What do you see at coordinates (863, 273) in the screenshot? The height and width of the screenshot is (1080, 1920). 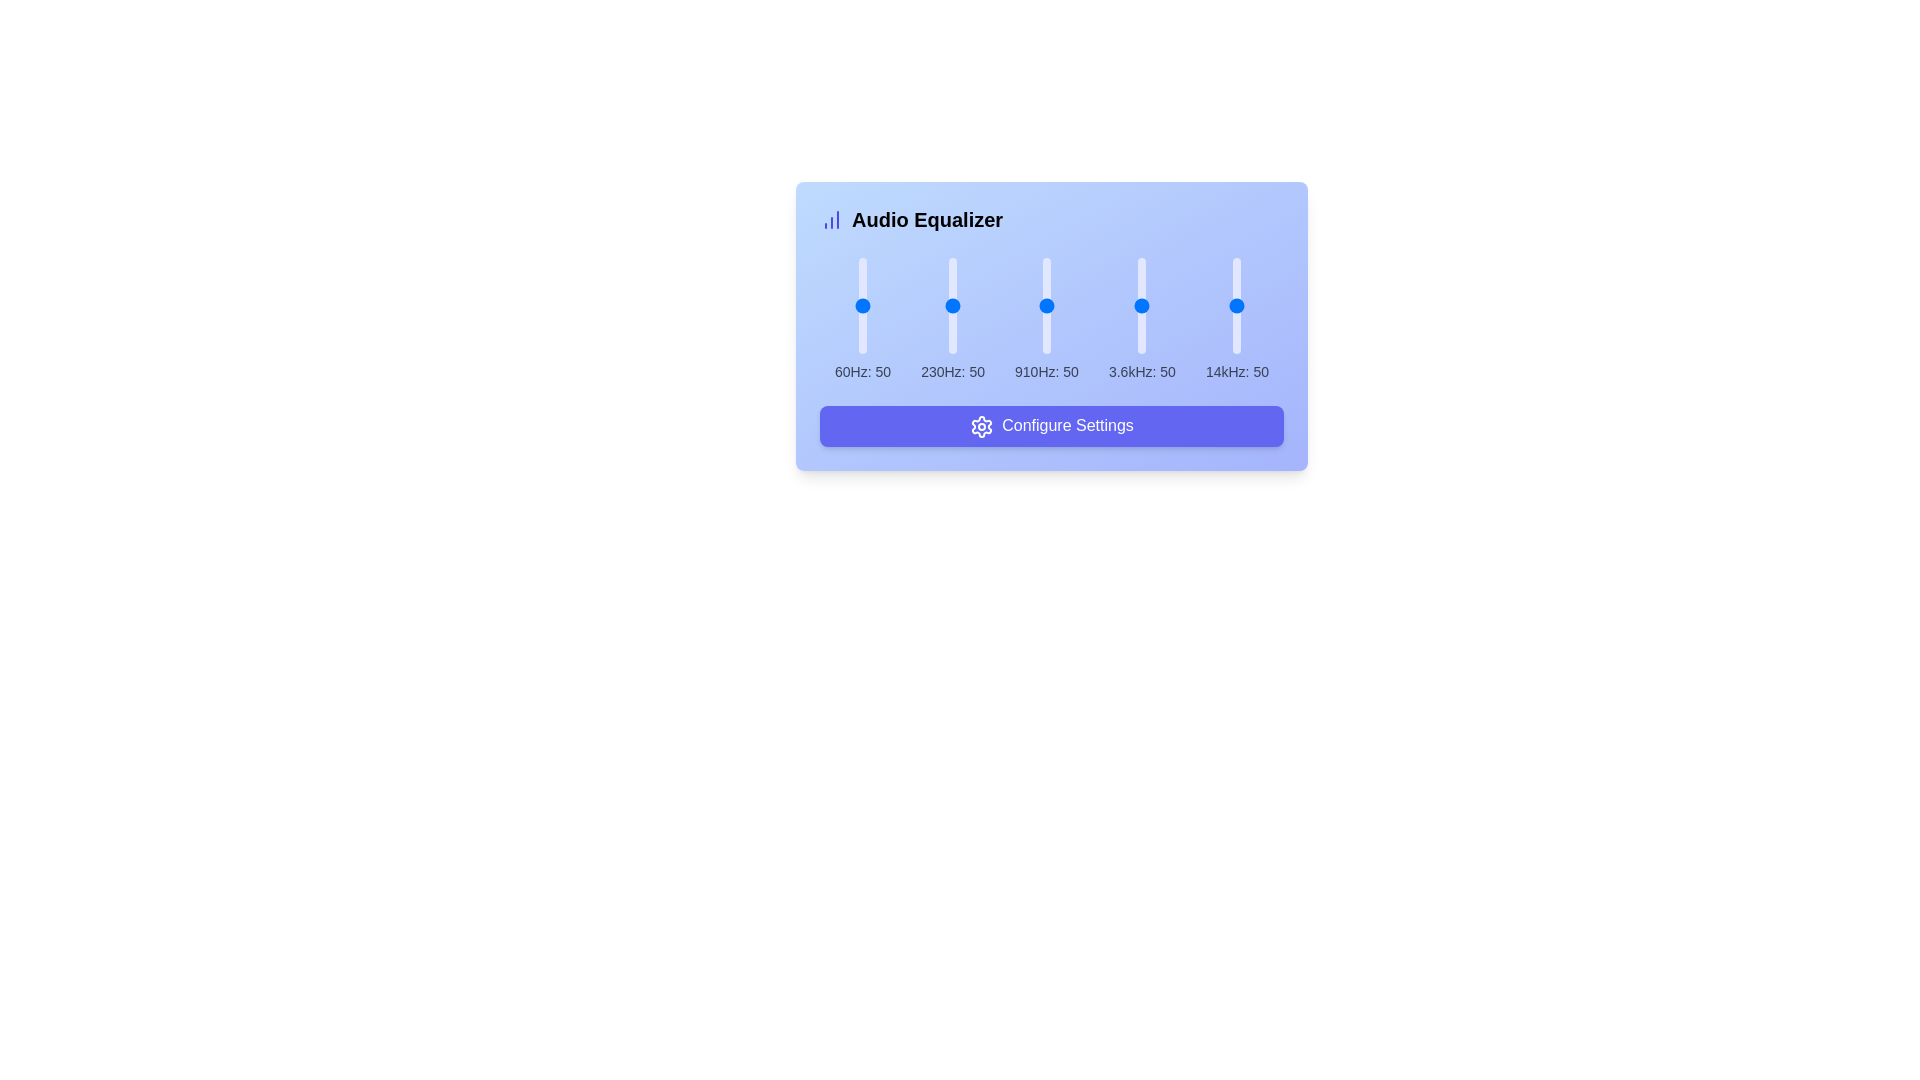 I see `the 60Hz frequency slider` at bounding box center [863, 273].